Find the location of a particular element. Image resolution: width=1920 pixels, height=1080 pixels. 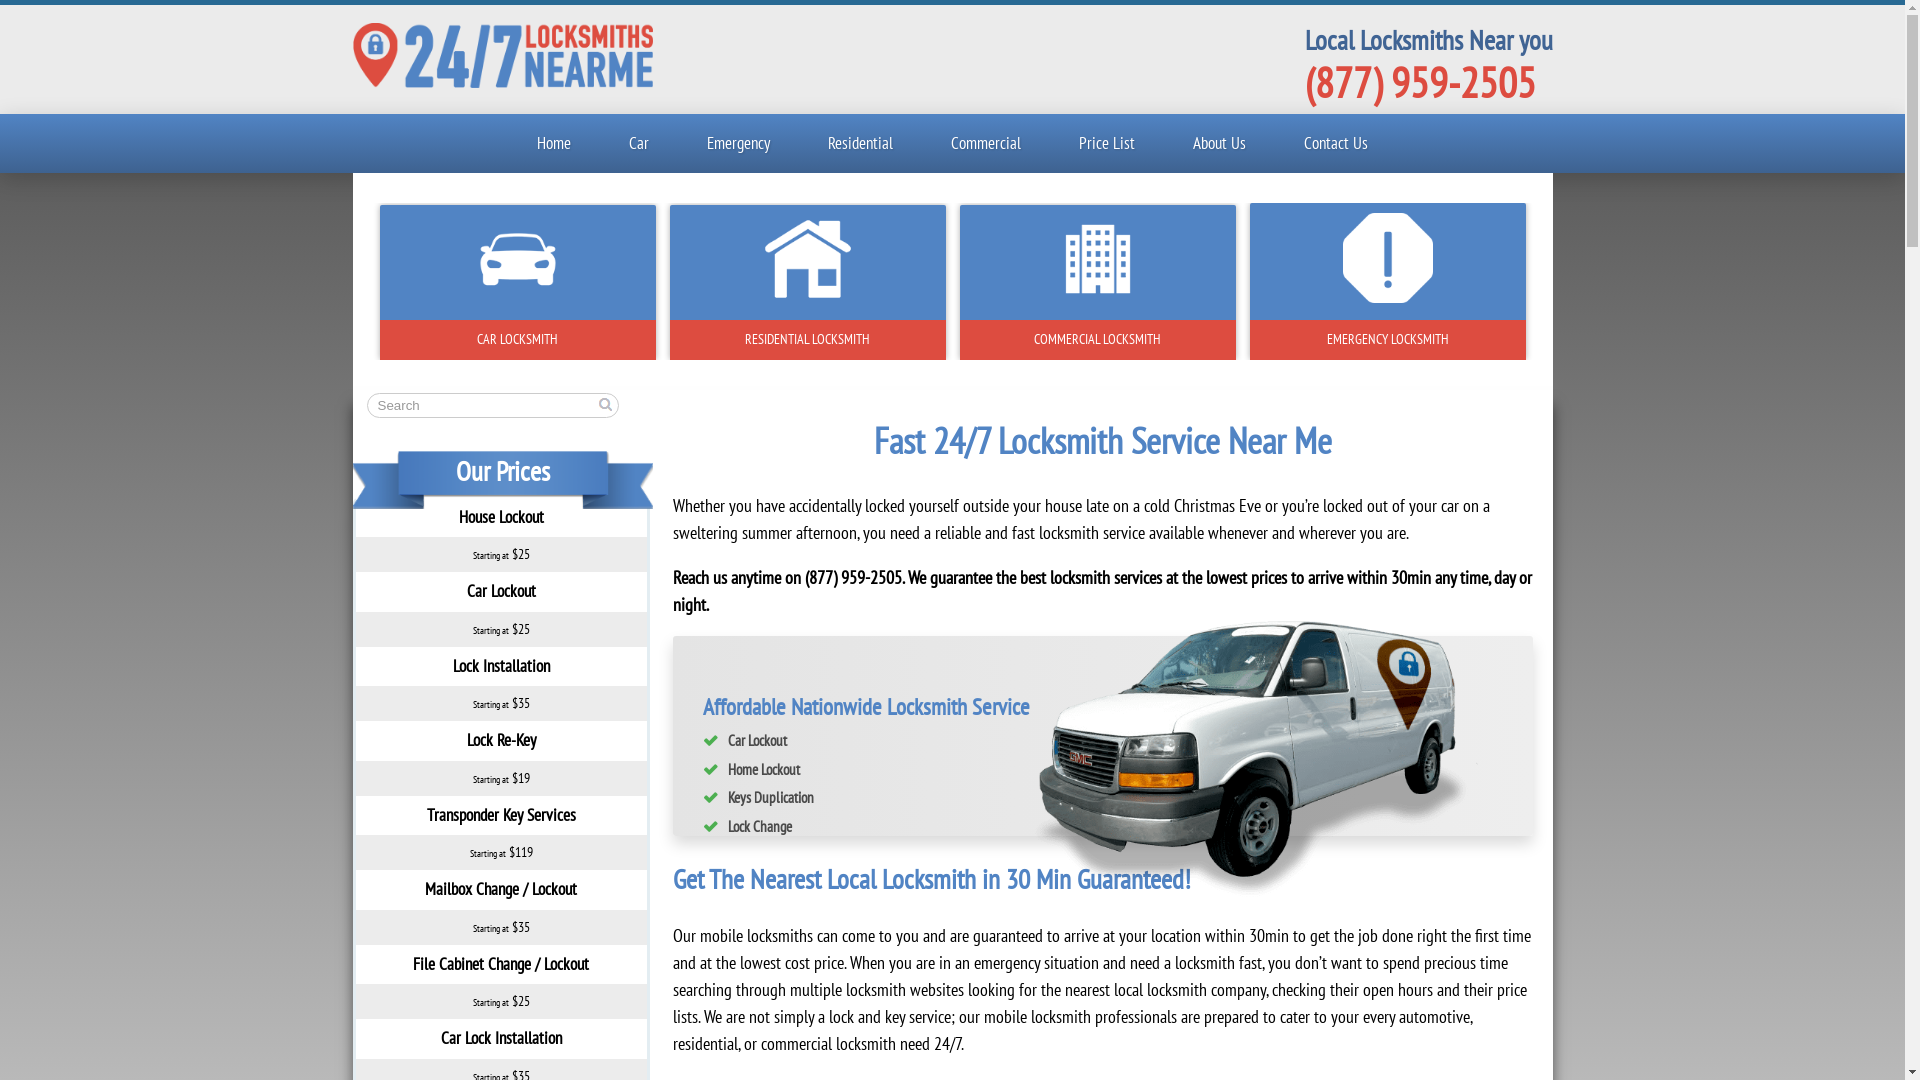

'Home' is located at coordinates (553, 142).